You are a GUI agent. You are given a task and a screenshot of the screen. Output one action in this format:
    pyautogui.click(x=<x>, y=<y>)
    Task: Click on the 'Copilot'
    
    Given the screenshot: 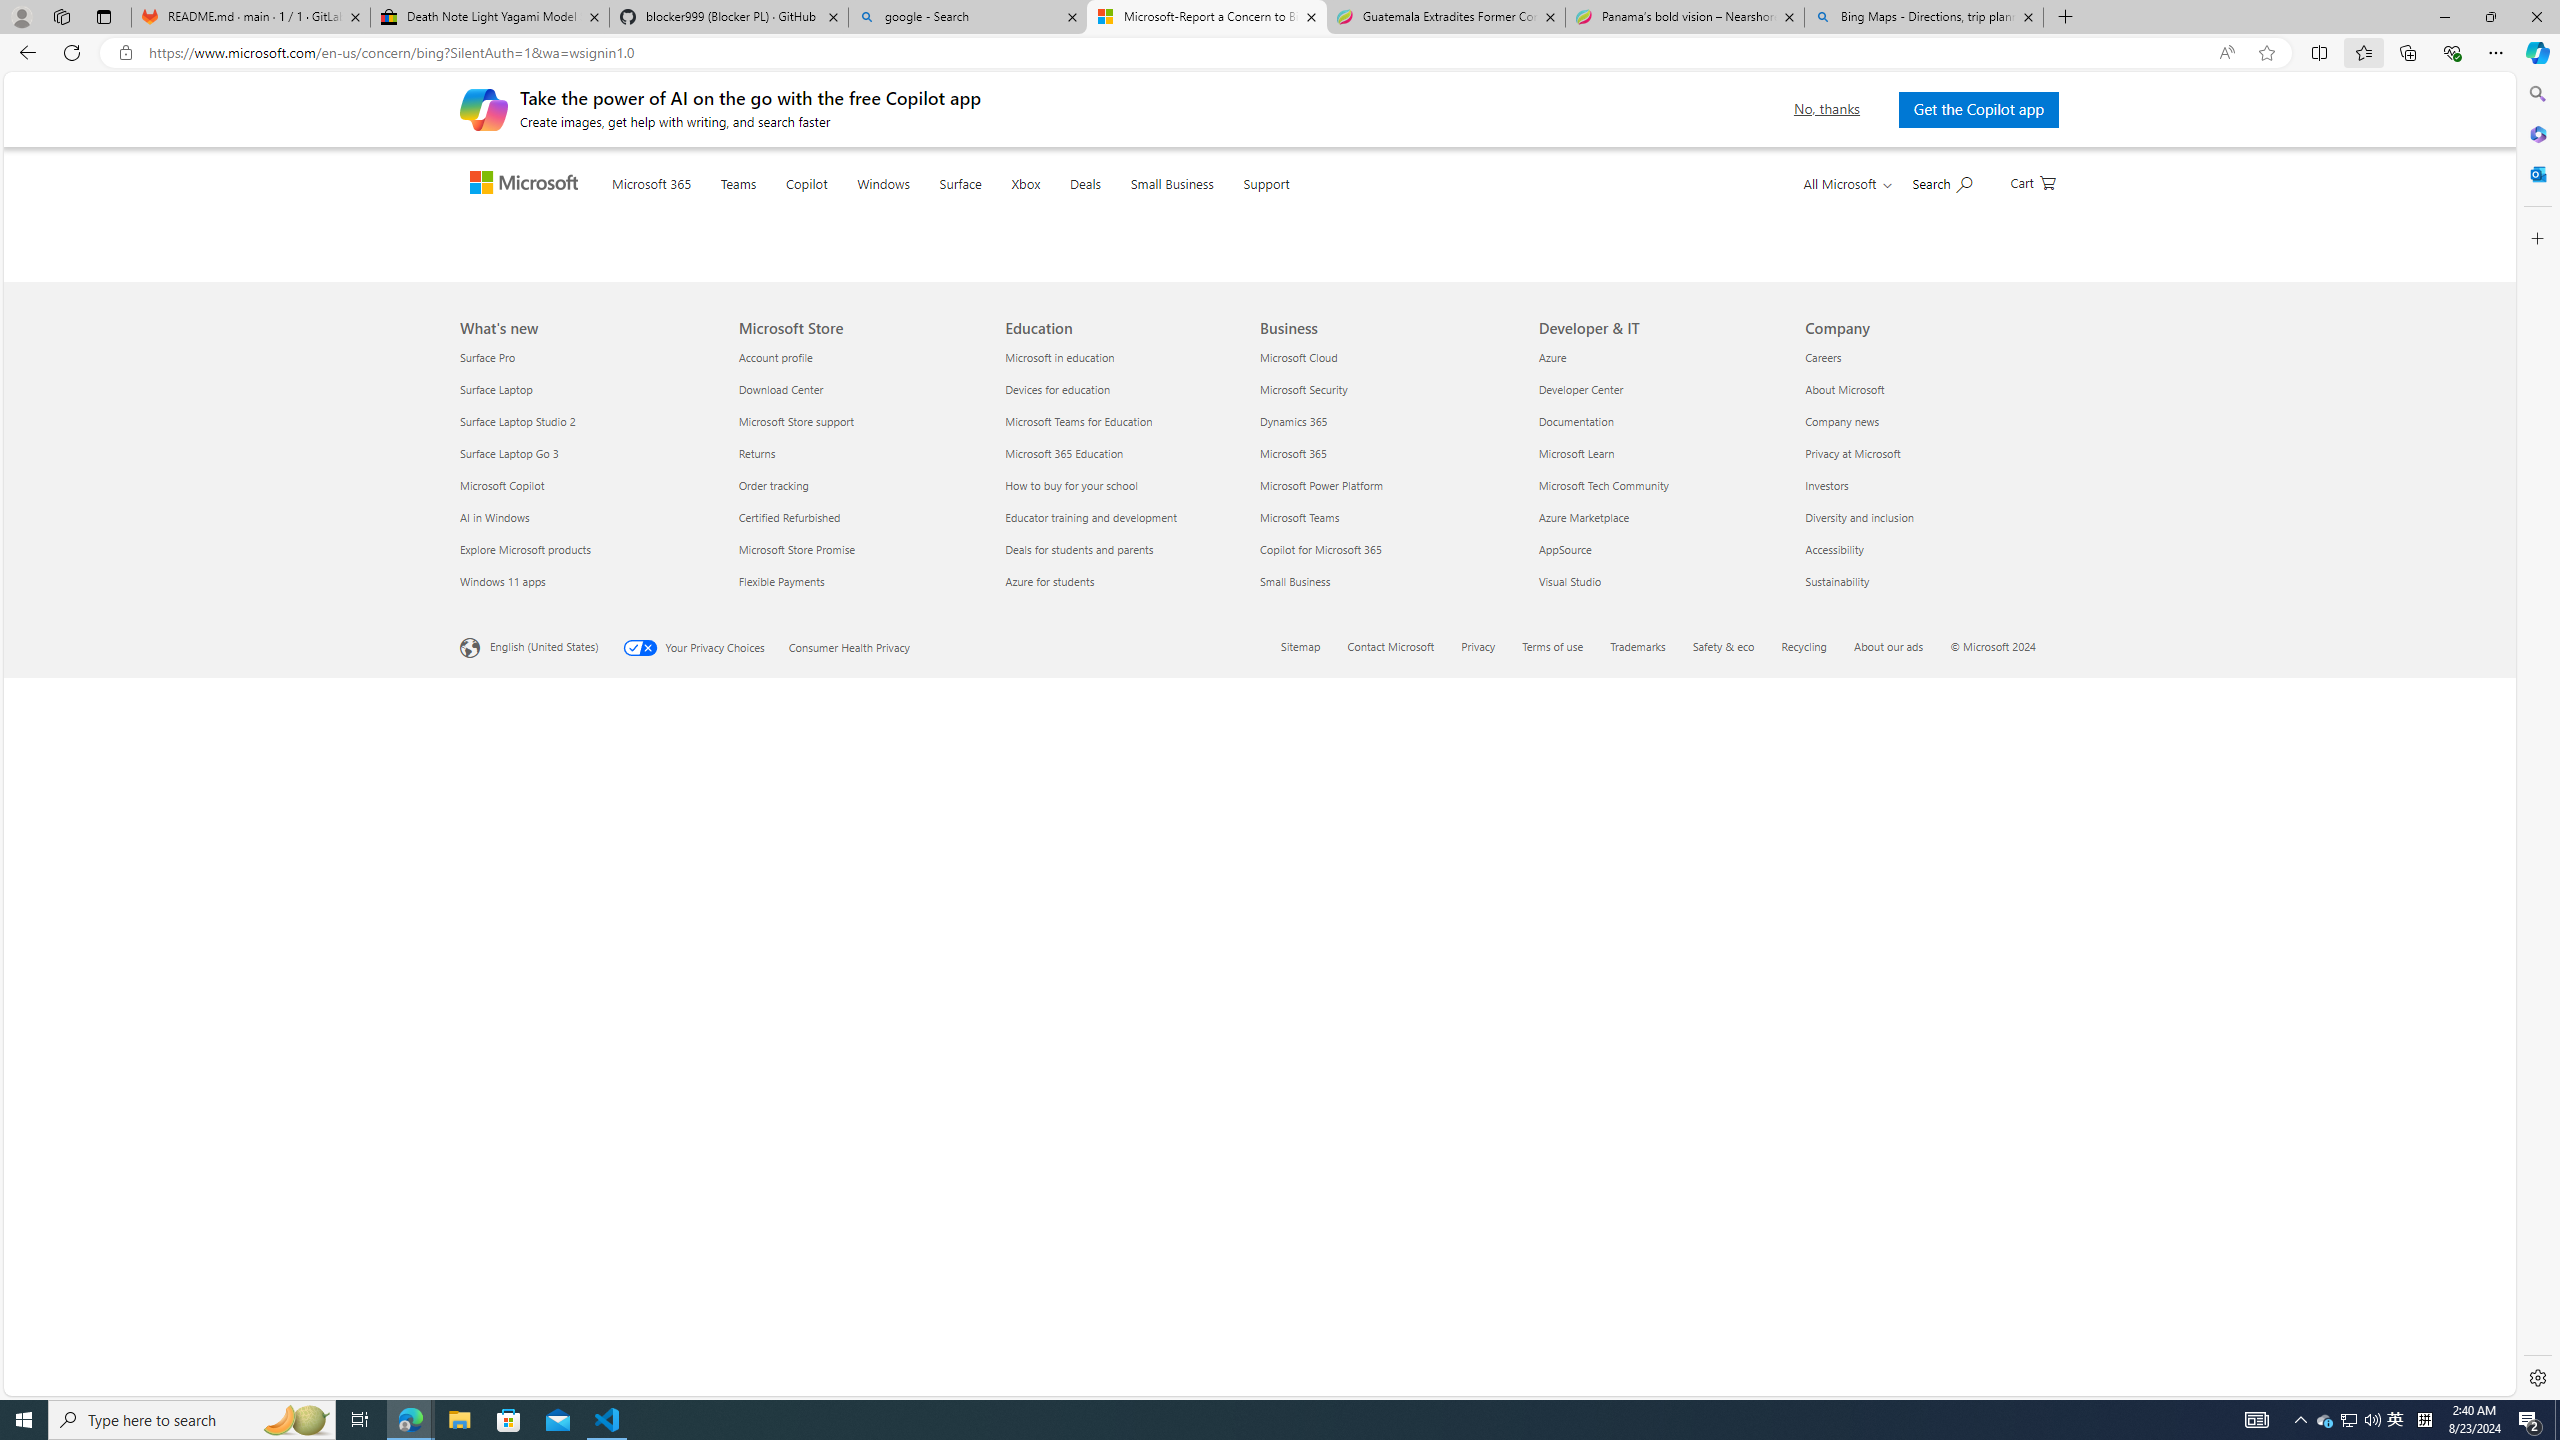 What is the action you would take?
    pyautogui.click(x=845, y=207)
    